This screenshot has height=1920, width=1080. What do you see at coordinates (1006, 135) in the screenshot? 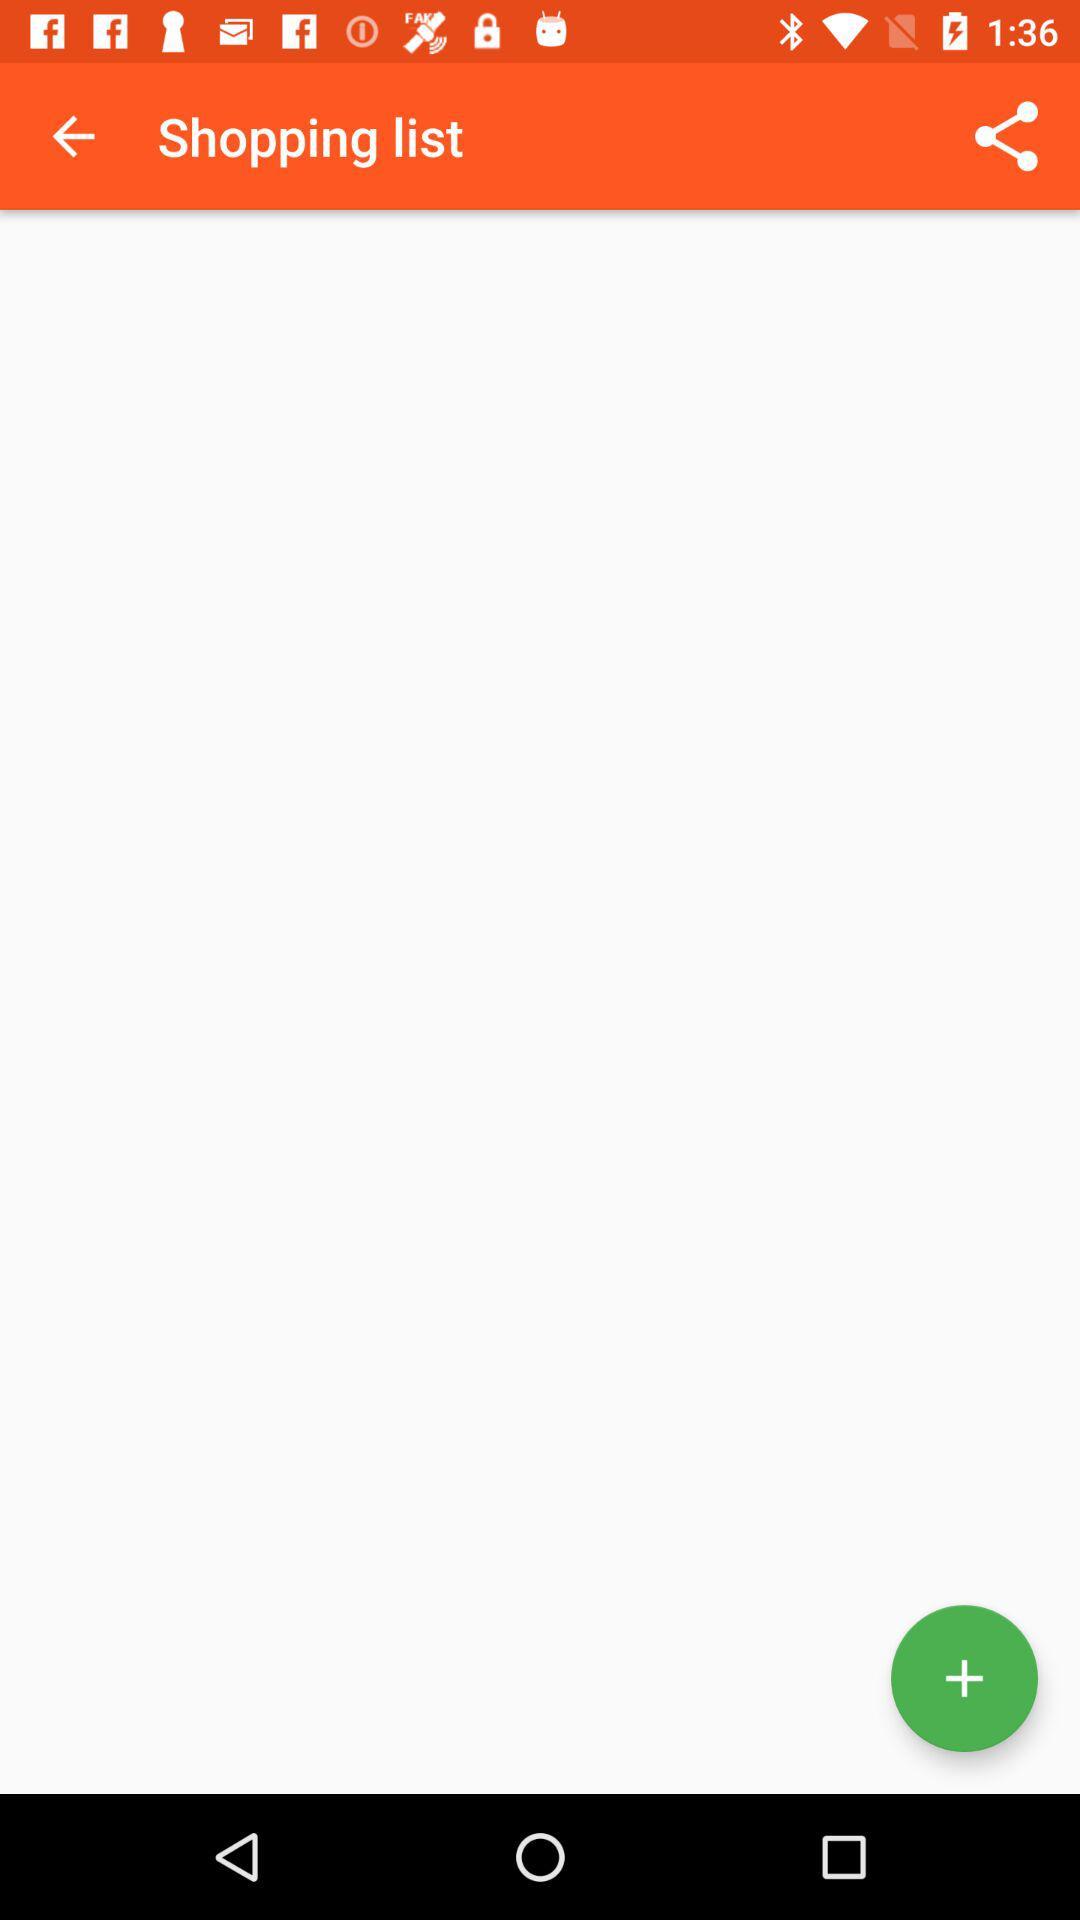
I see `item next to the shopping list item` at bounding box center [1006, 135].